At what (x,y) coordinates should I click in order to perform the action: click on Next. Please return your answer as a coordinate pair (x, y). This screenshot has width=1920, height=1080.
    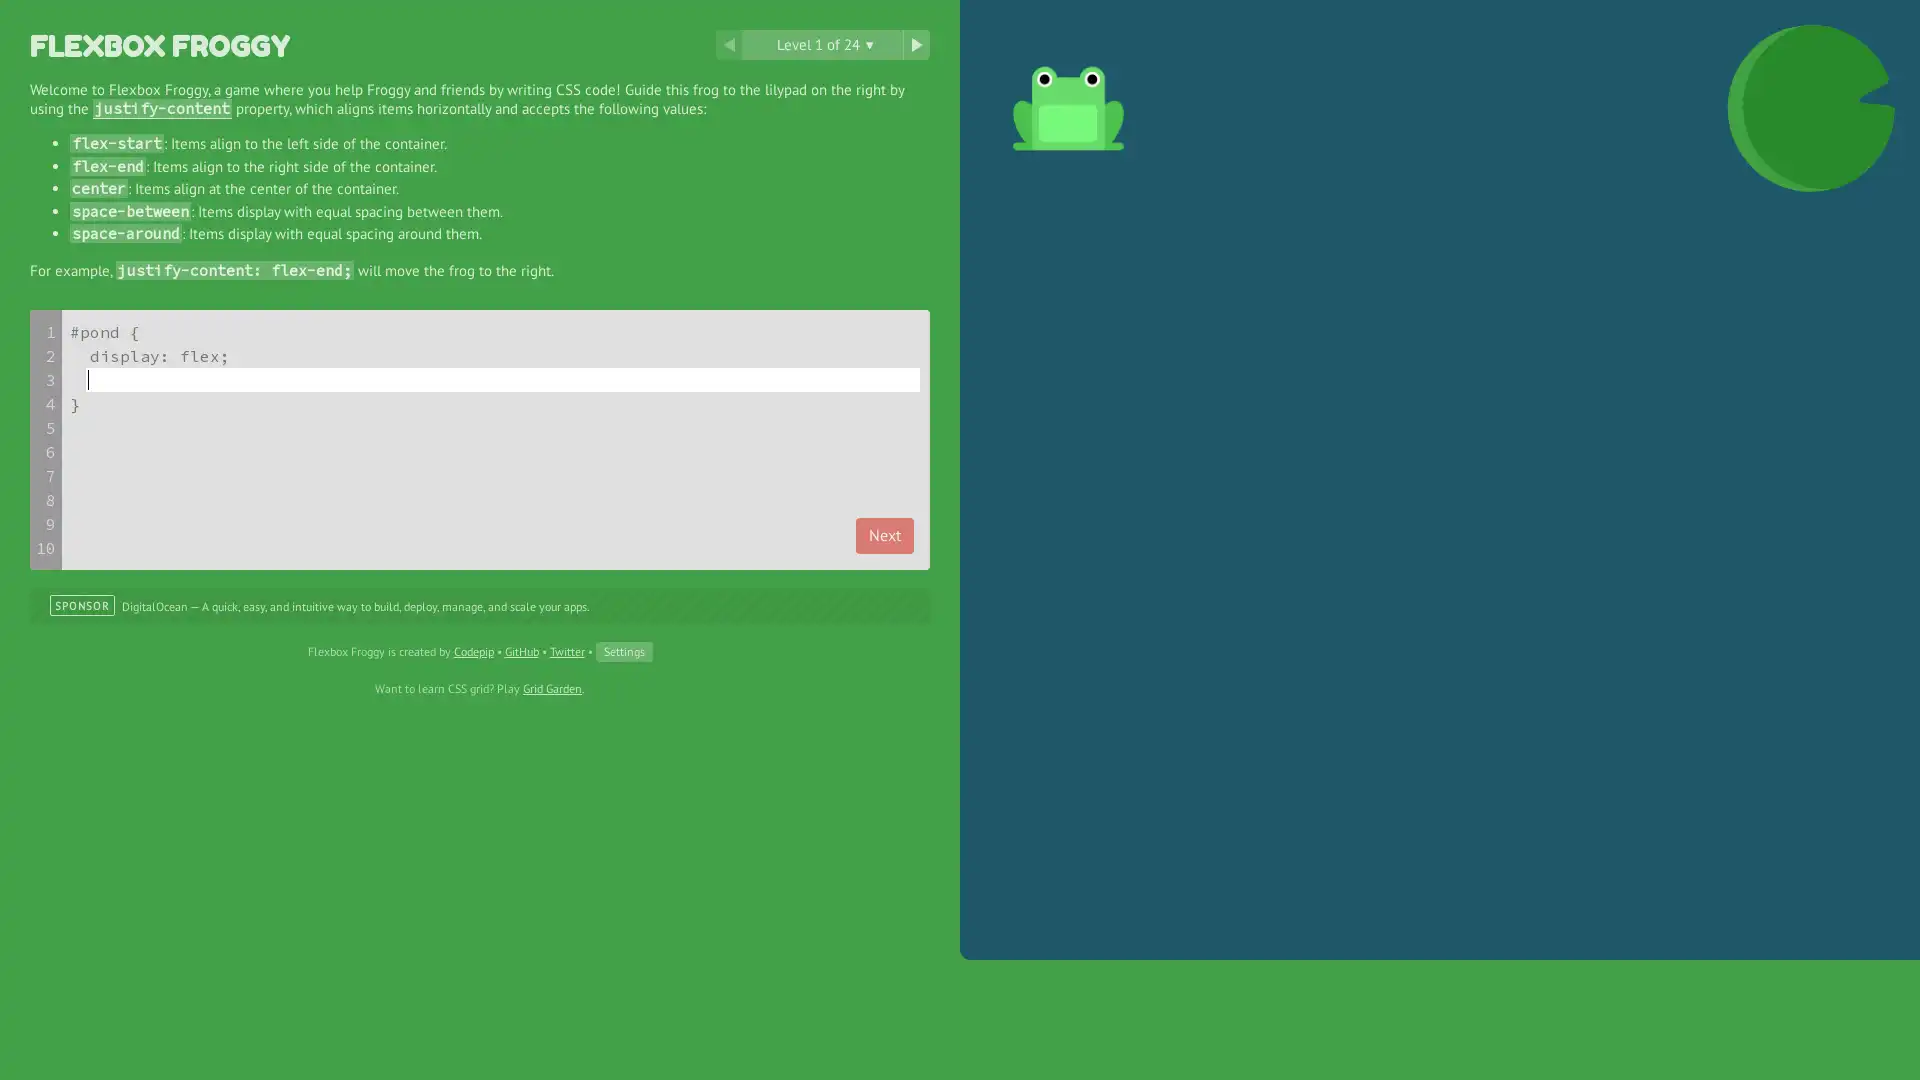
    Looking at the image, I should click on (883, 534).